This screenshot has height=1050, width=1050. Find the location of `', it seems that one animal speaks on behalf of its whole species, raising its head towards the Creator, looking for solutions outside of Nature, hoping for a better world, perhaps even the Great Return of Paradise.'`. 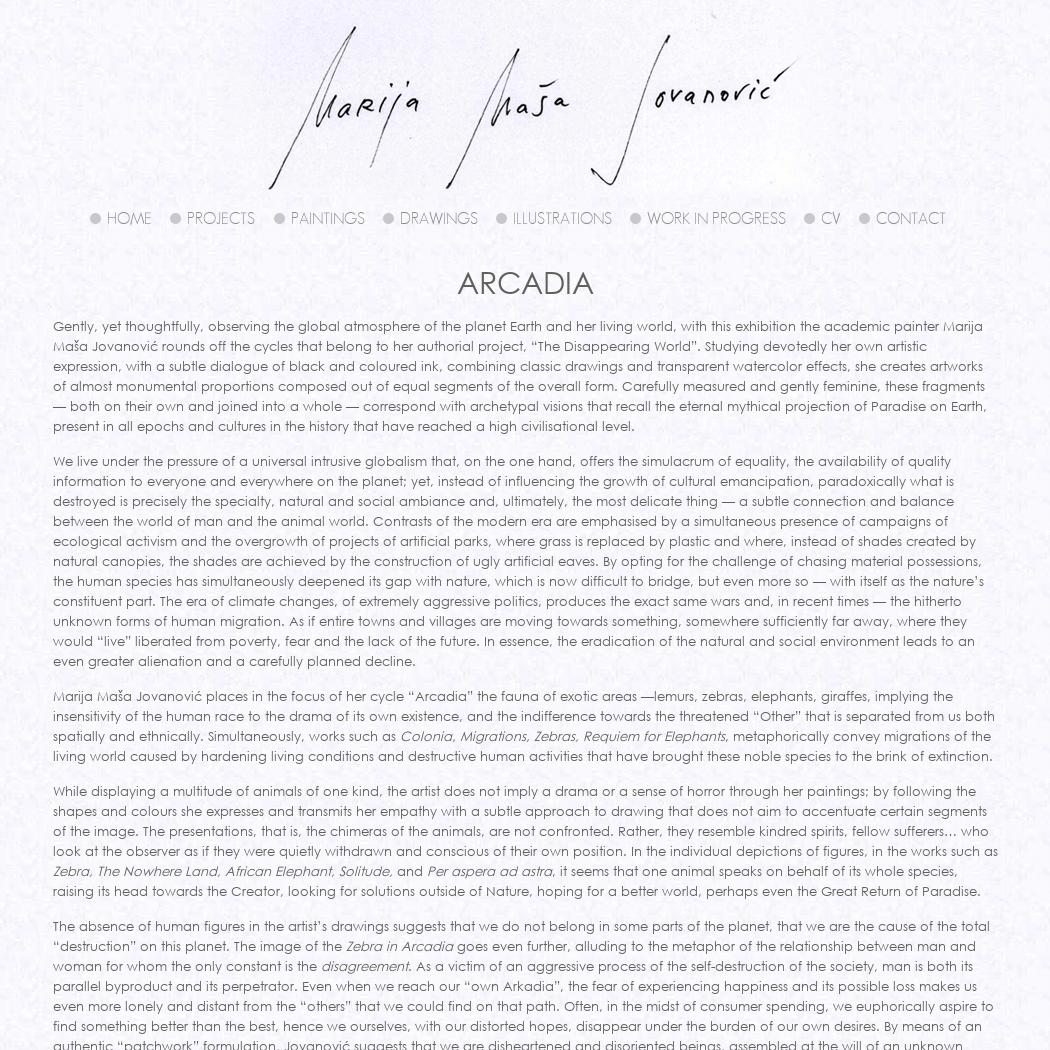

', it seems that one animal speaks on behalf of its whole species, raising its head towards the Creator, looking for solutions outside of Nature, hoping for a better world, perhaps even the Great Return of Paradise.' is located at coordinates (50, 879).